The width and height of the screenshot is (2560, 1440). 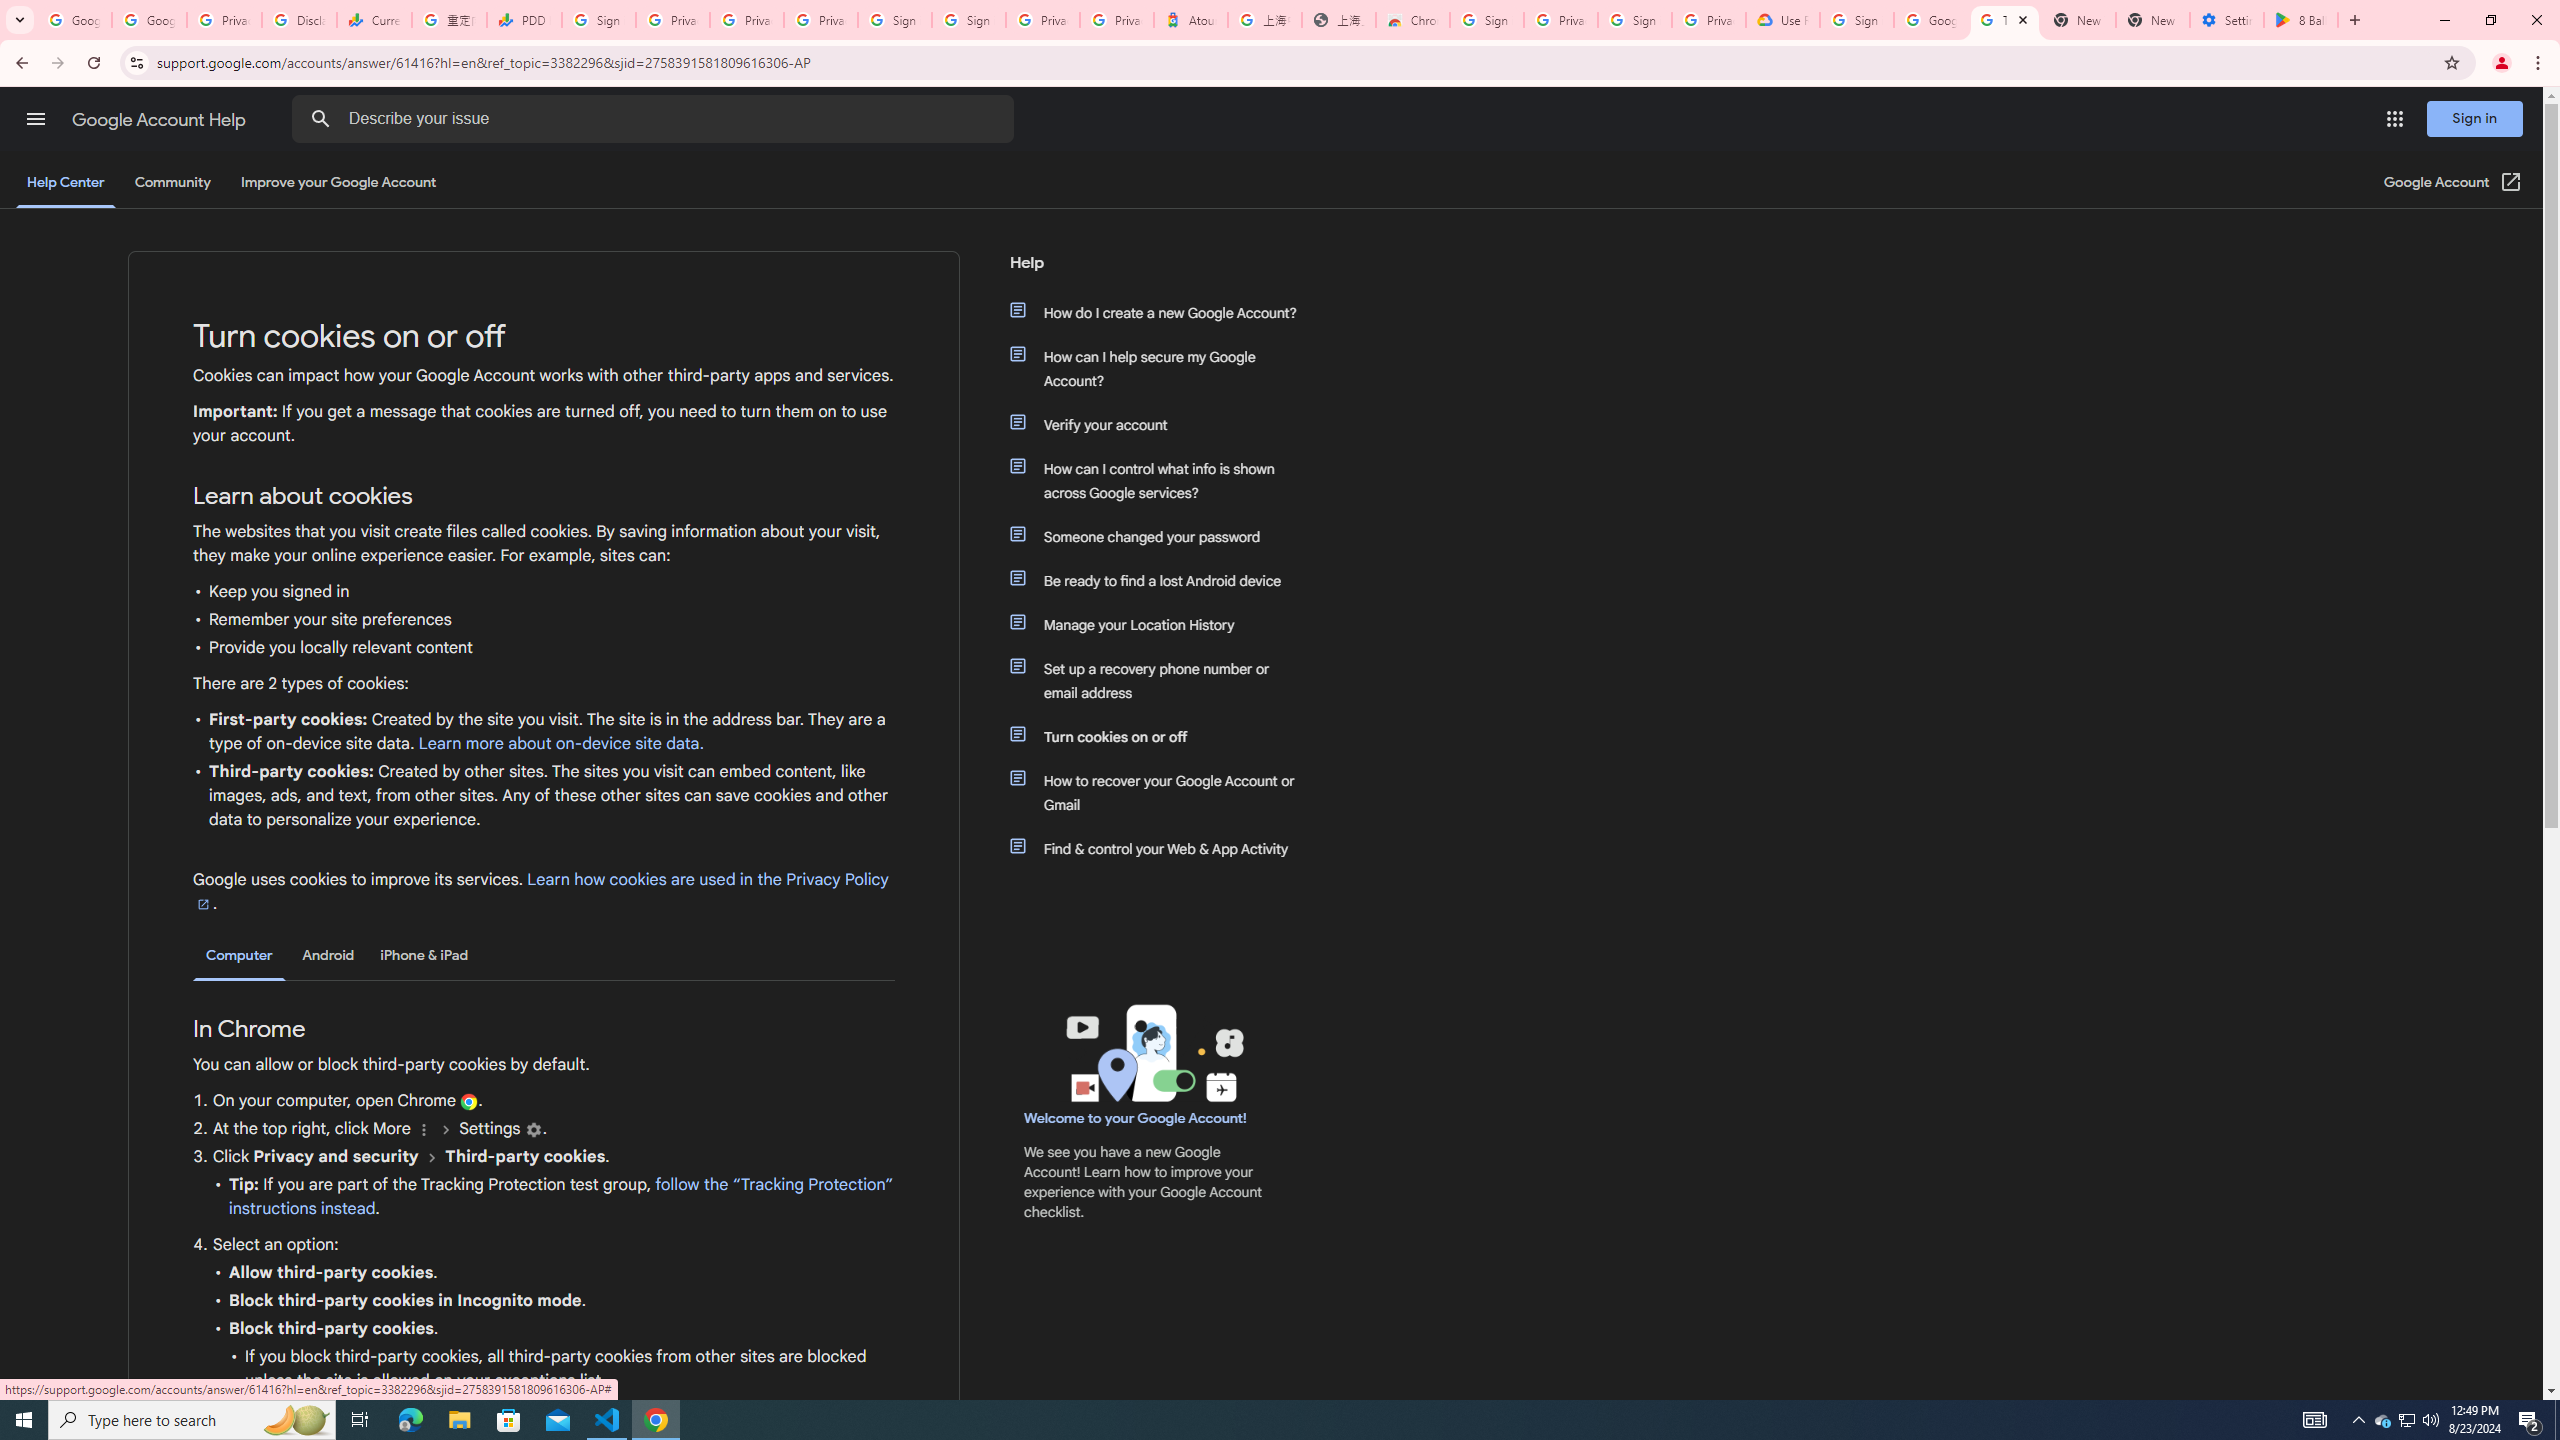 What do you see at coordinates (1190, 19) in the screenshot?
I see `'Atour Hotel - Google hotels'` at bounding box center [1190, 19].